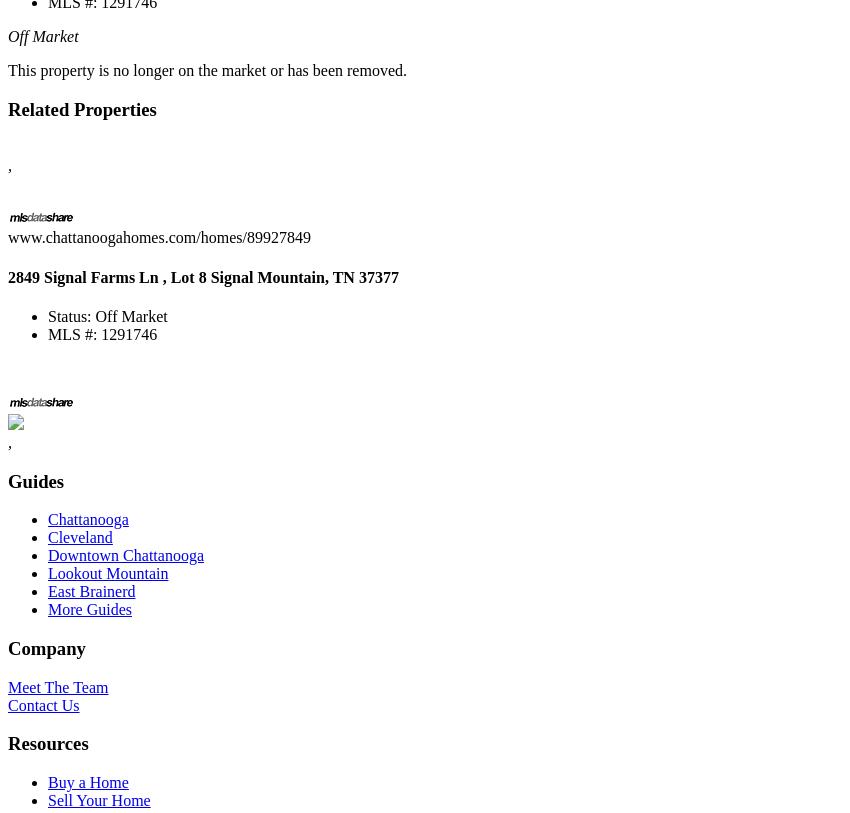  I want to click on 'This property is no longer on the market or has been removed.', so click(206, 68).